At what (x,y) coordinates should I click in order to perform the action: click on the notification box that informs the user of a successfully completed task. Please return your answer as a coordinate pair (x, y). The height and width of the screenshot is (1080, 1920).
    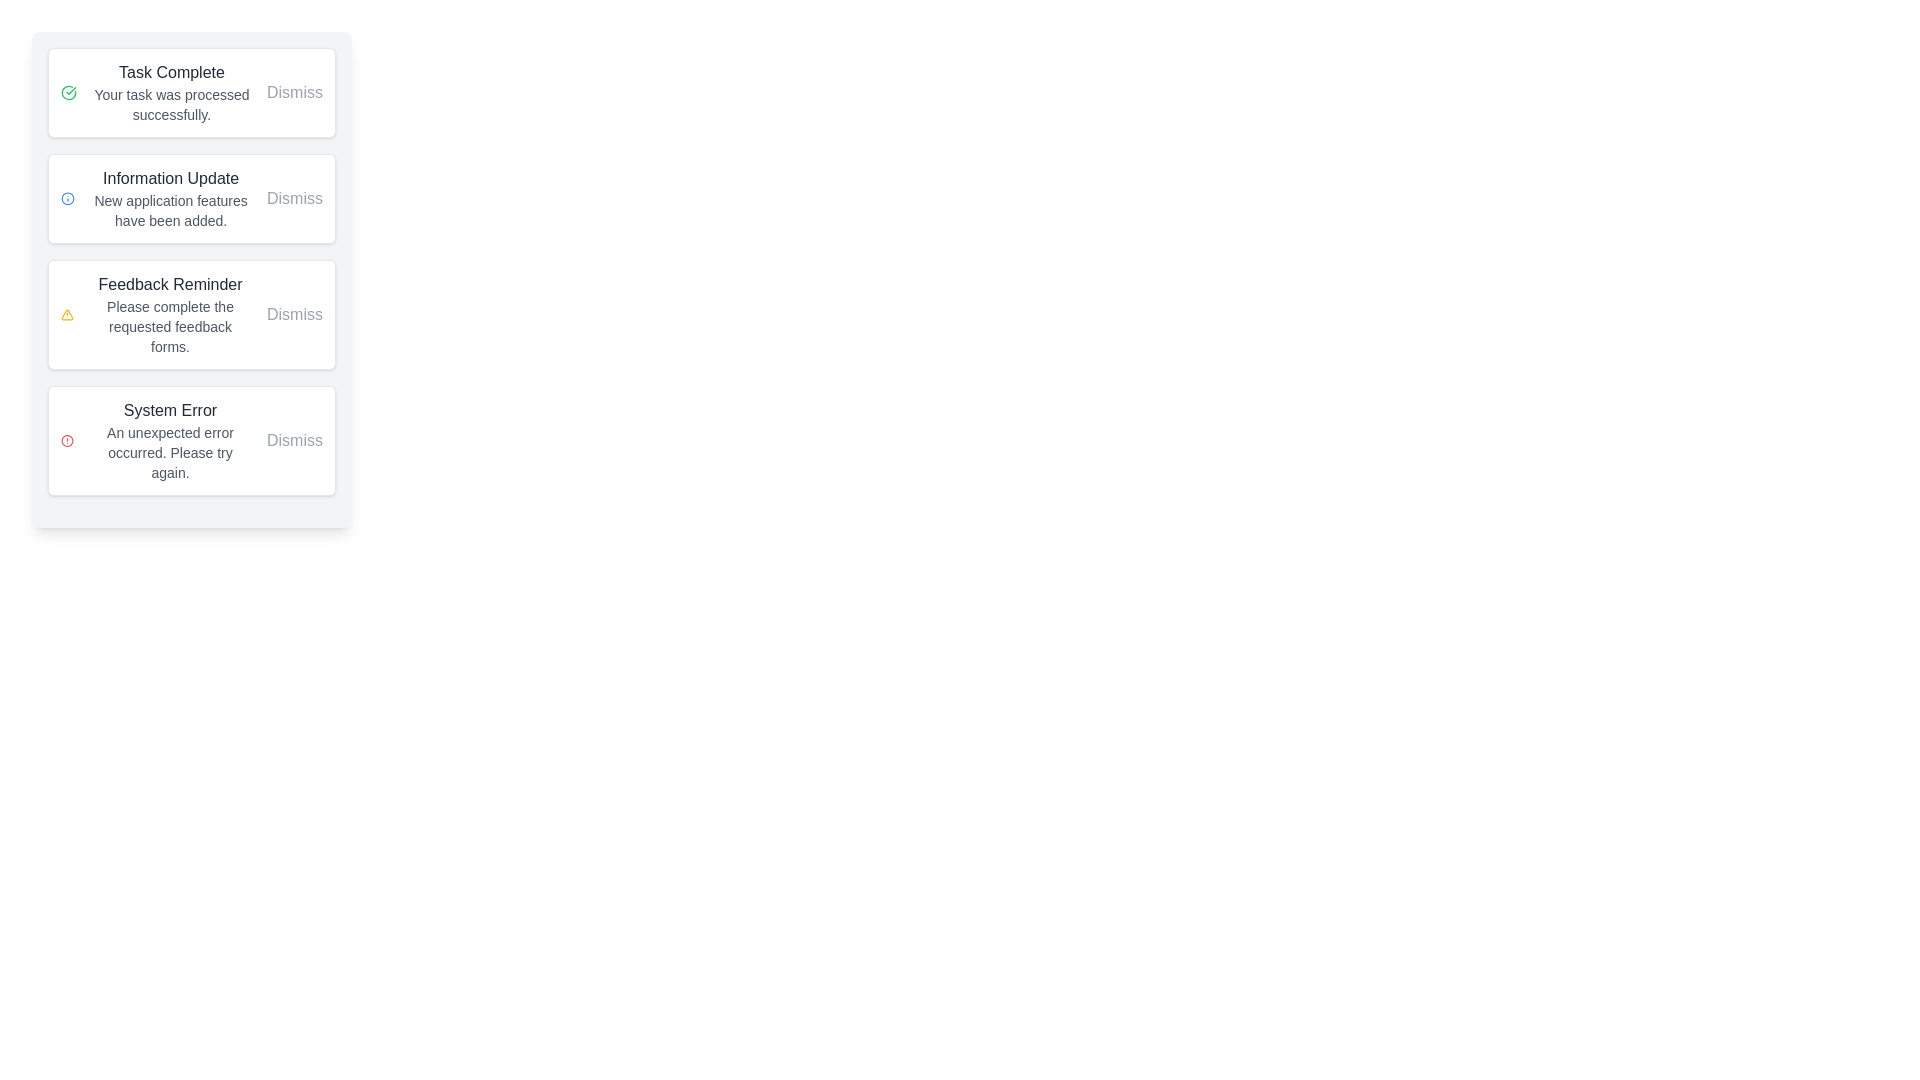
    Looking at the image, I should click on (192, 92).